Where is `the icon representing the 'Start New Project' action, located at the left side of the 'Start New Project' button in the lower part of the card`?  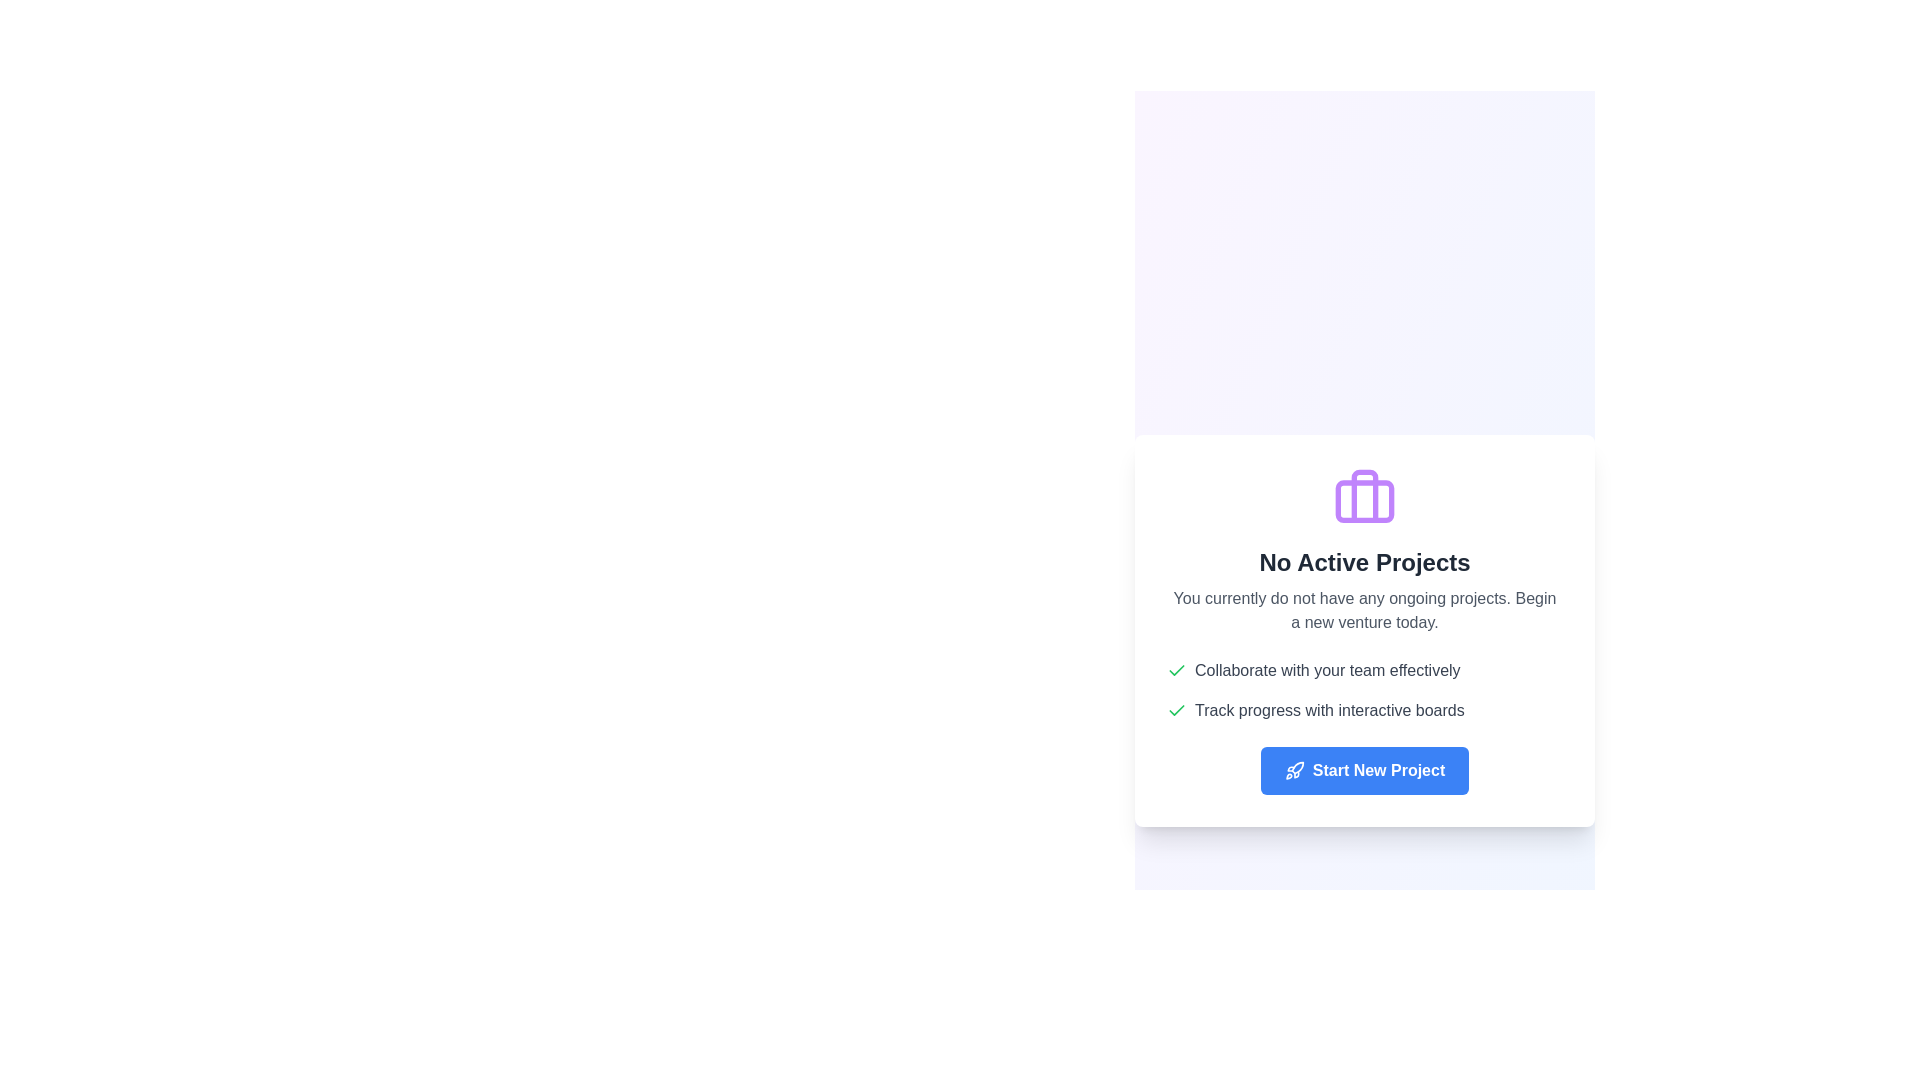
the icon representing the 'Start New Project' action, located at the left side of the 'Start New Project' button in the lower part of the card is located at coordinates (1294, 770).